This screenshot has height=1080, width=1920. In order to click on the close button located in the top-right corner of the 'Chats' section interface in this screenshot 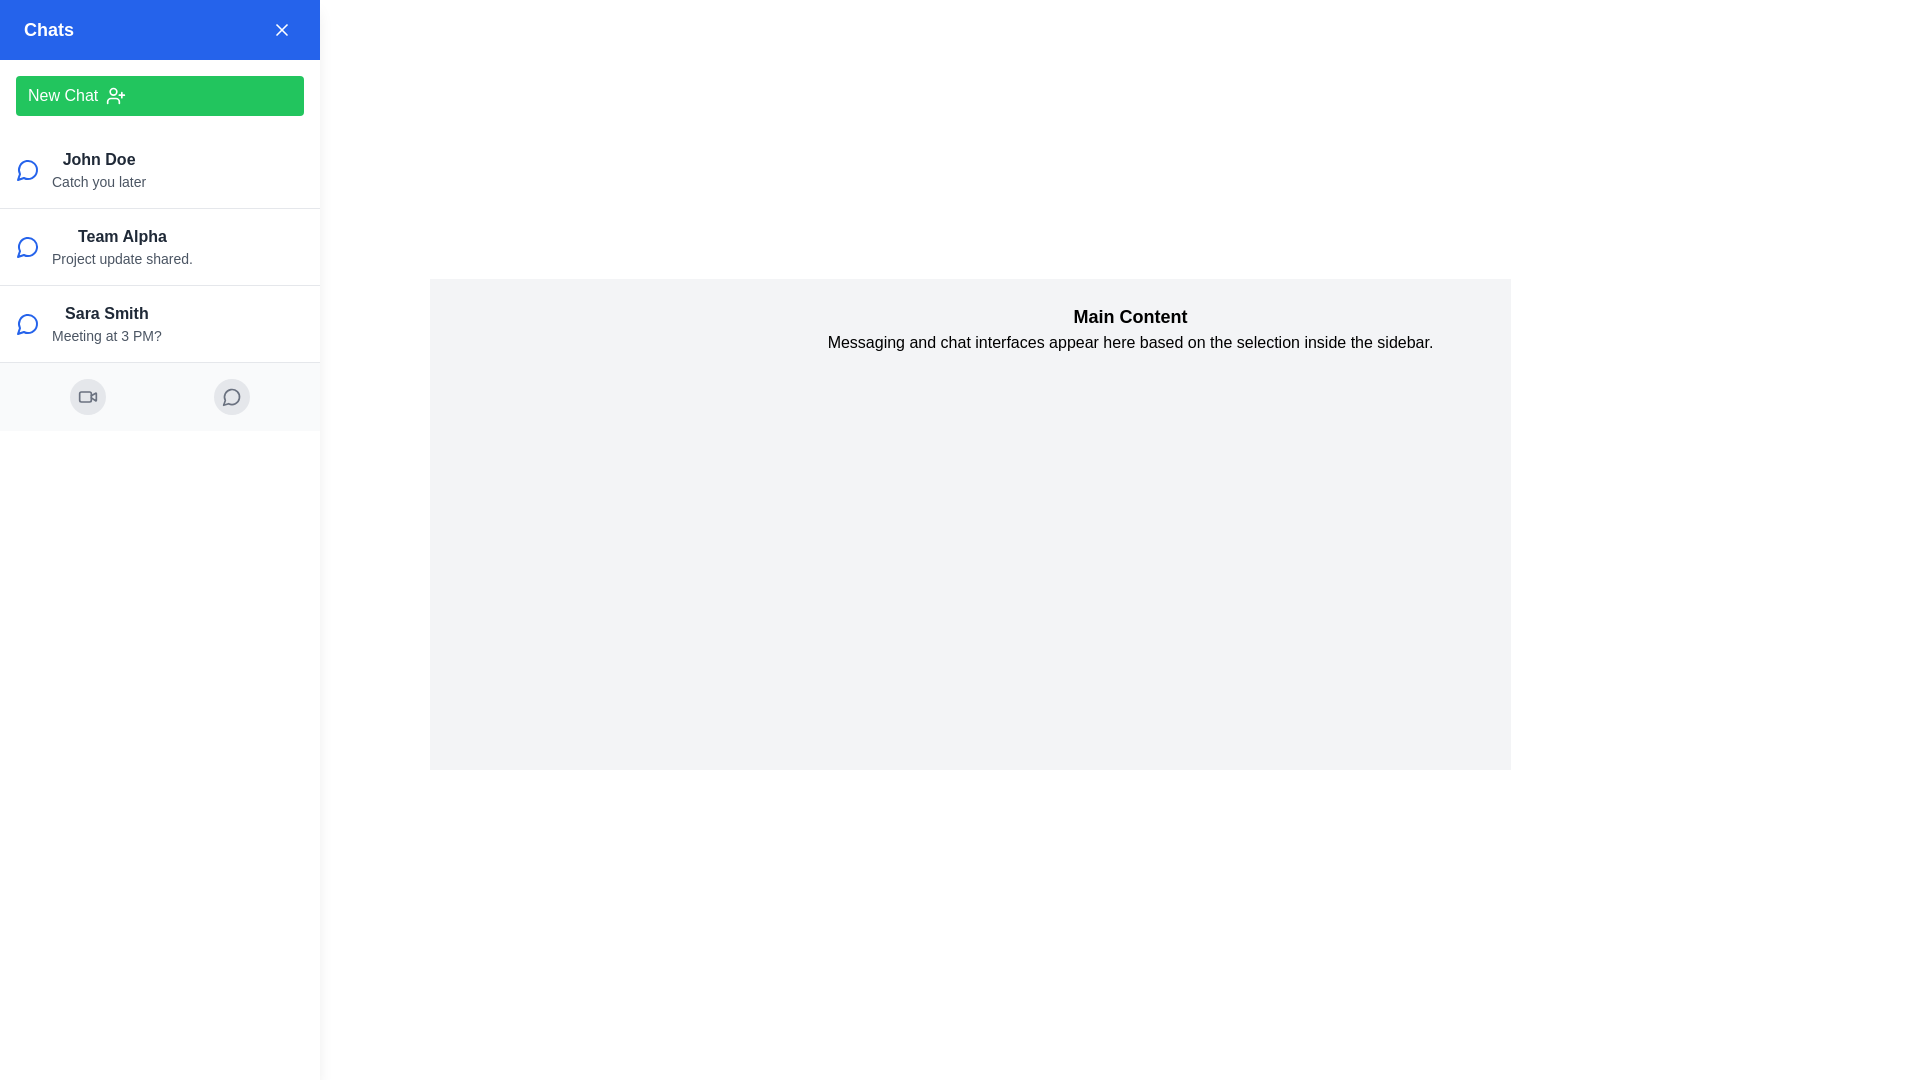, I will do `click(281, 30)`.